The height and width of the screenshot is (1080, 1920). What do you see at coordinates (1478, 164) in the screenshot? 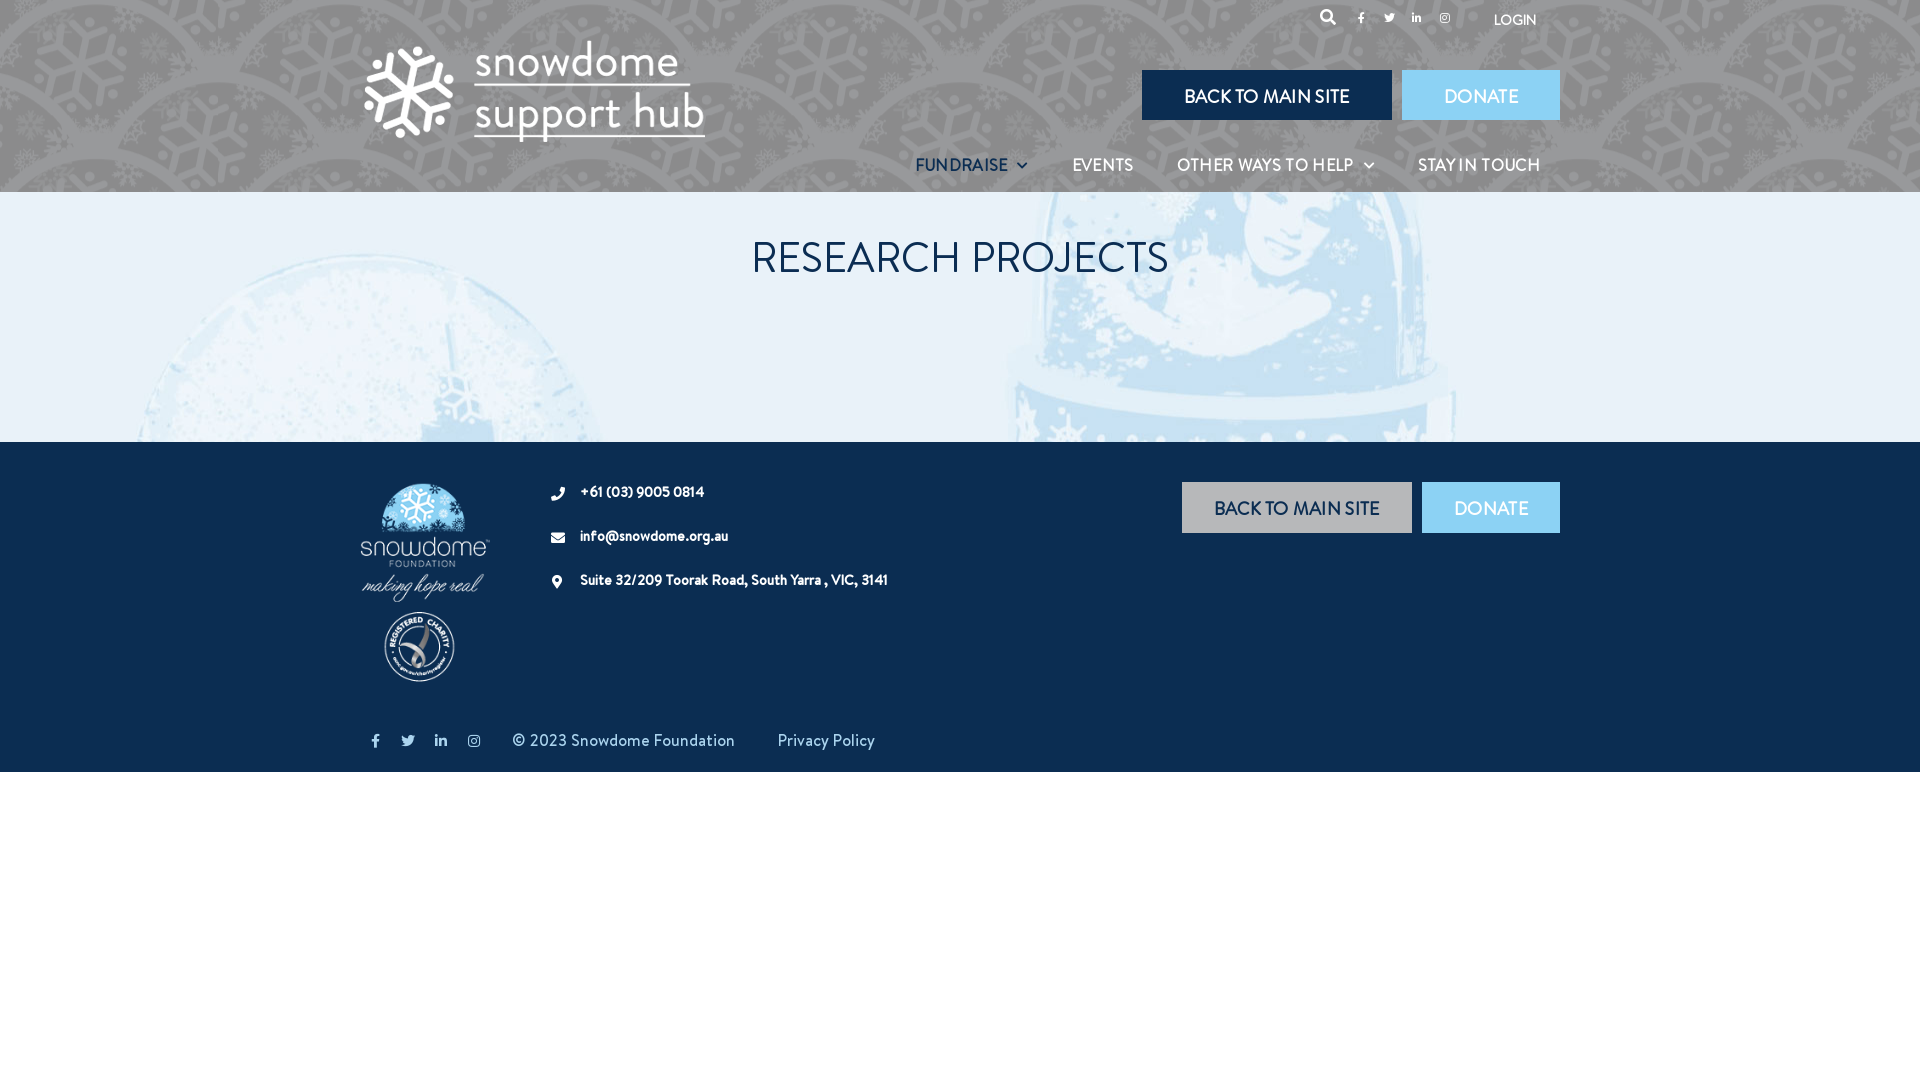
I see `'STAY IN TOUCH'` at bounding box center [1478, 164].